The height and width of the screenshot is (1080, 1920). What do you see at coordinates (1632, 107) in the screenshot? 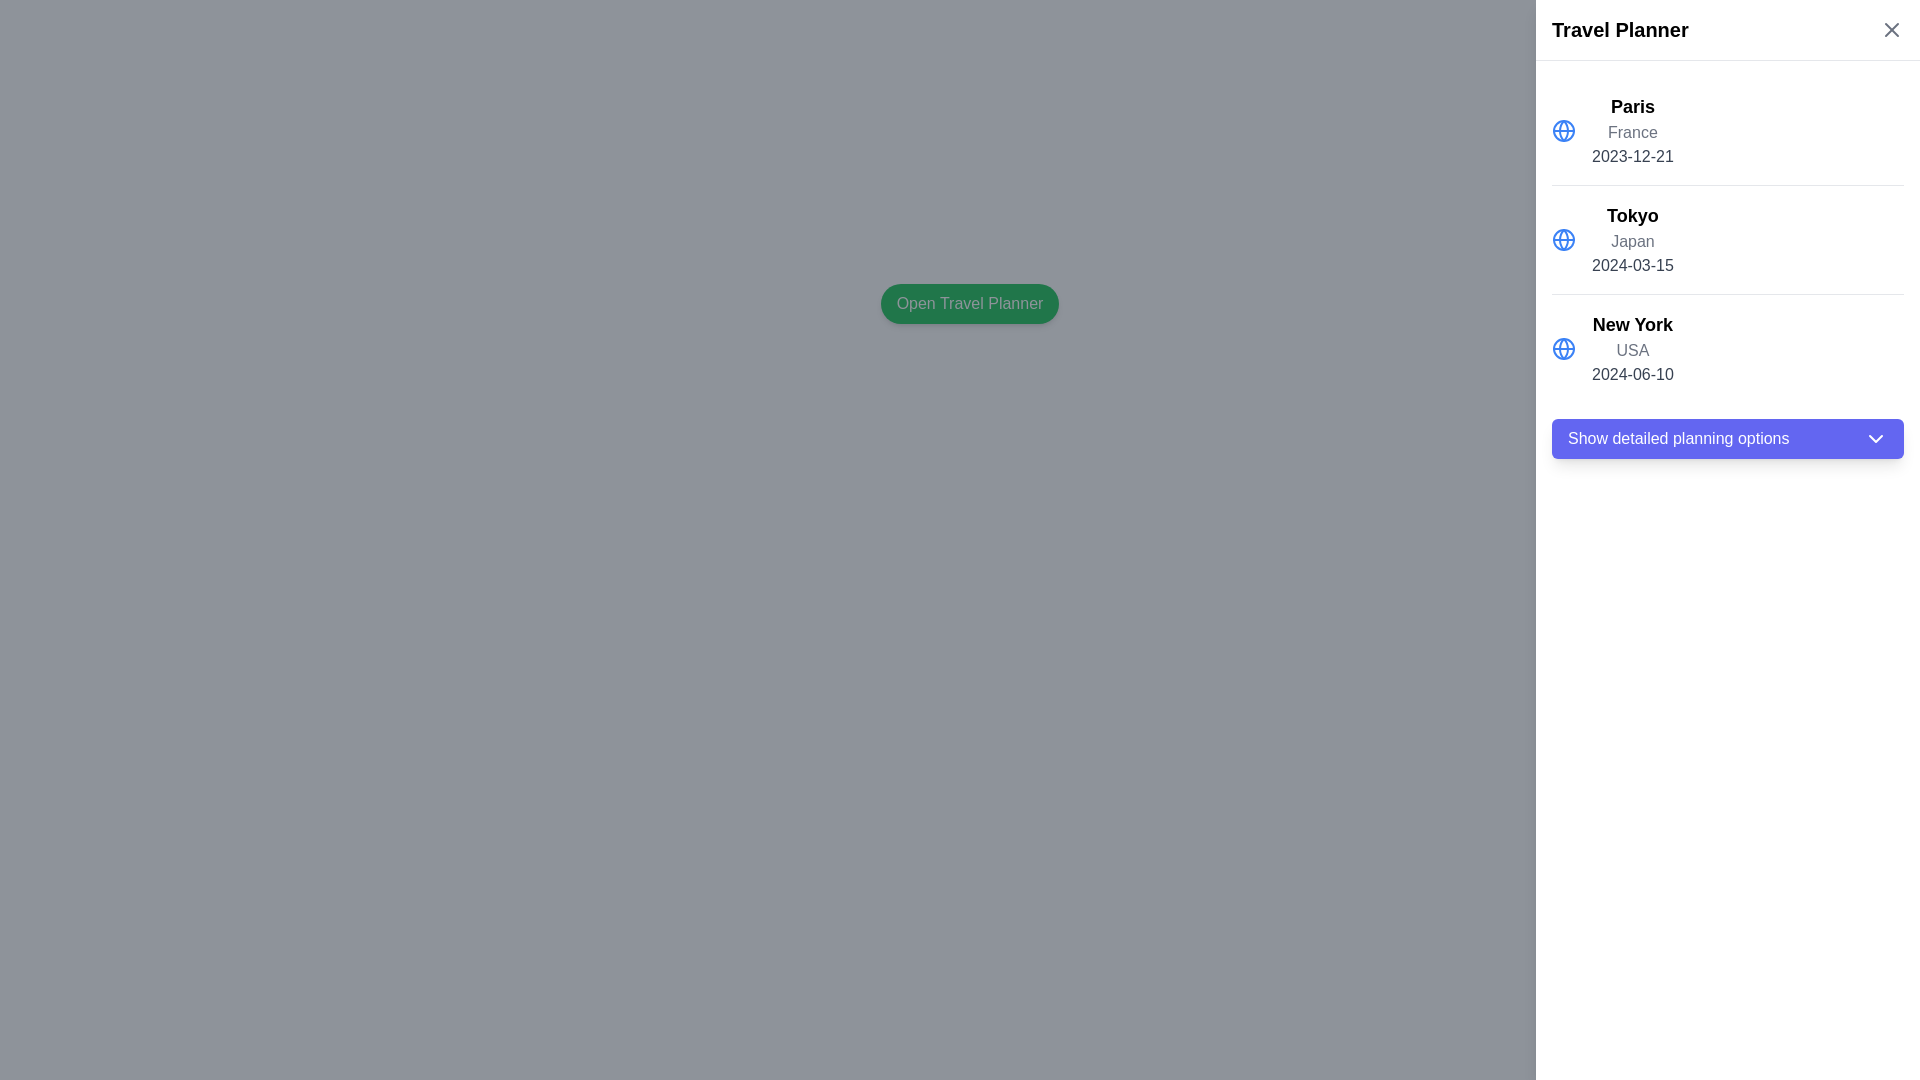
I see `the text label 'Paris', which is displayed in bold and larger font size, located in the right panel under the 'Travel Planner' heading` at bounding box center [1632, 107].